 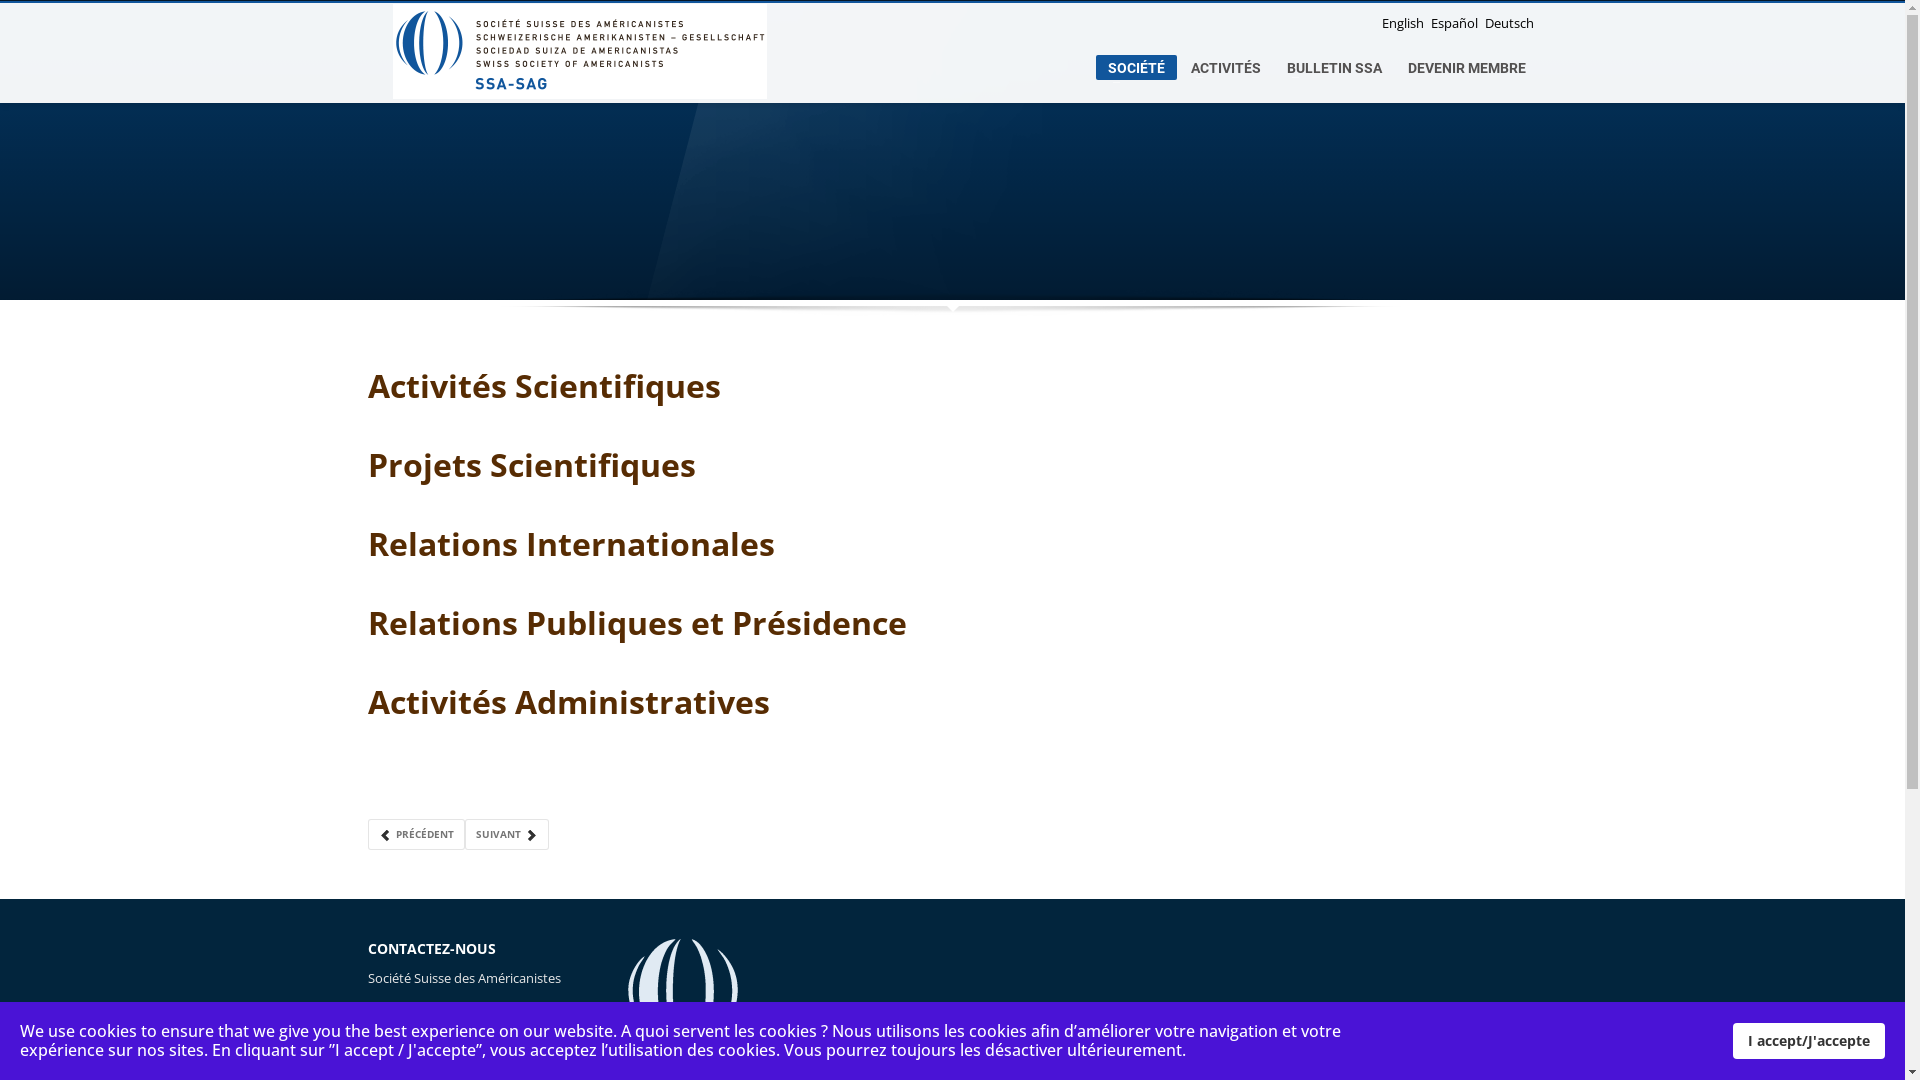 What do you see at coordinates (1467, 67) in the screenshot?
I see `'DEVENIR MEMBRE'` at bounding box center [1467, 67].